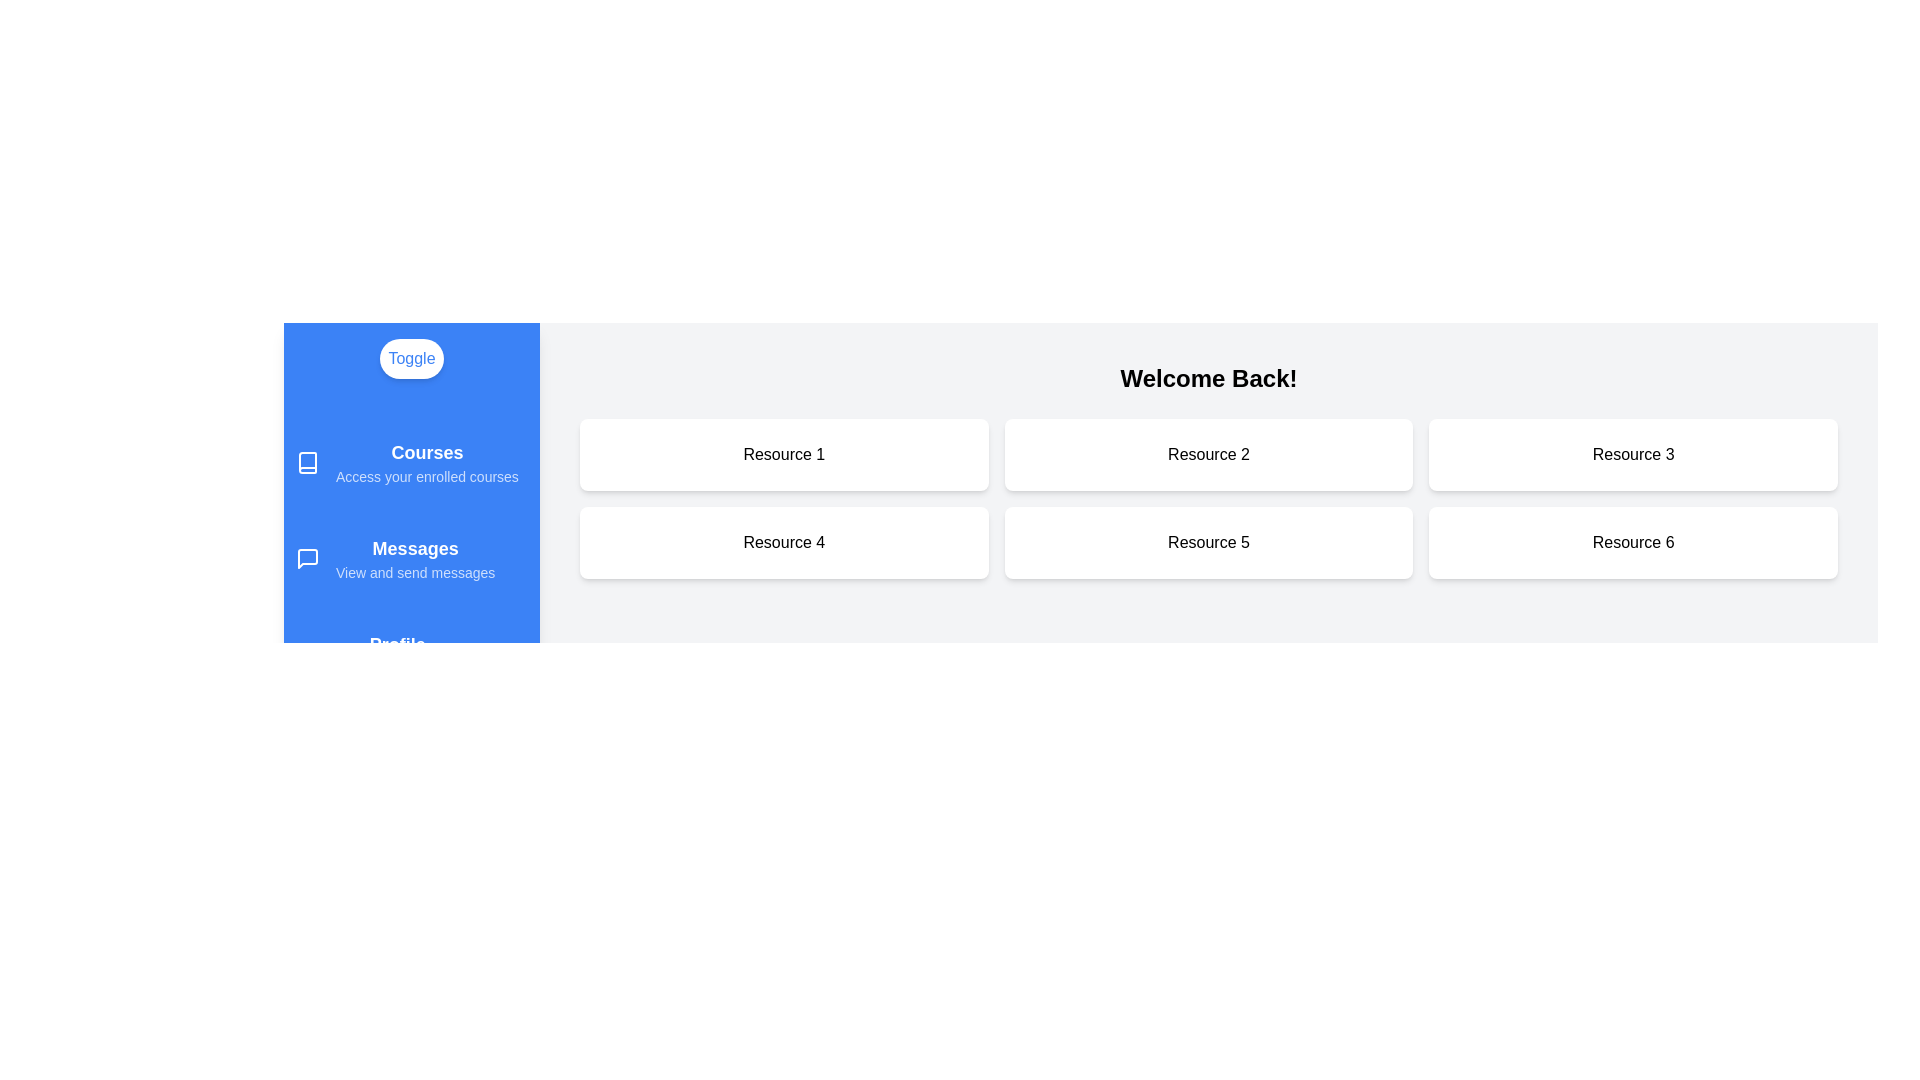 The height and width of the screenshot is (1080, 1920). What do you see at coordinates (411, 559) in the screenshot?
I see `the drawer section corresponding to Messages` at bounding box center [411, 559].